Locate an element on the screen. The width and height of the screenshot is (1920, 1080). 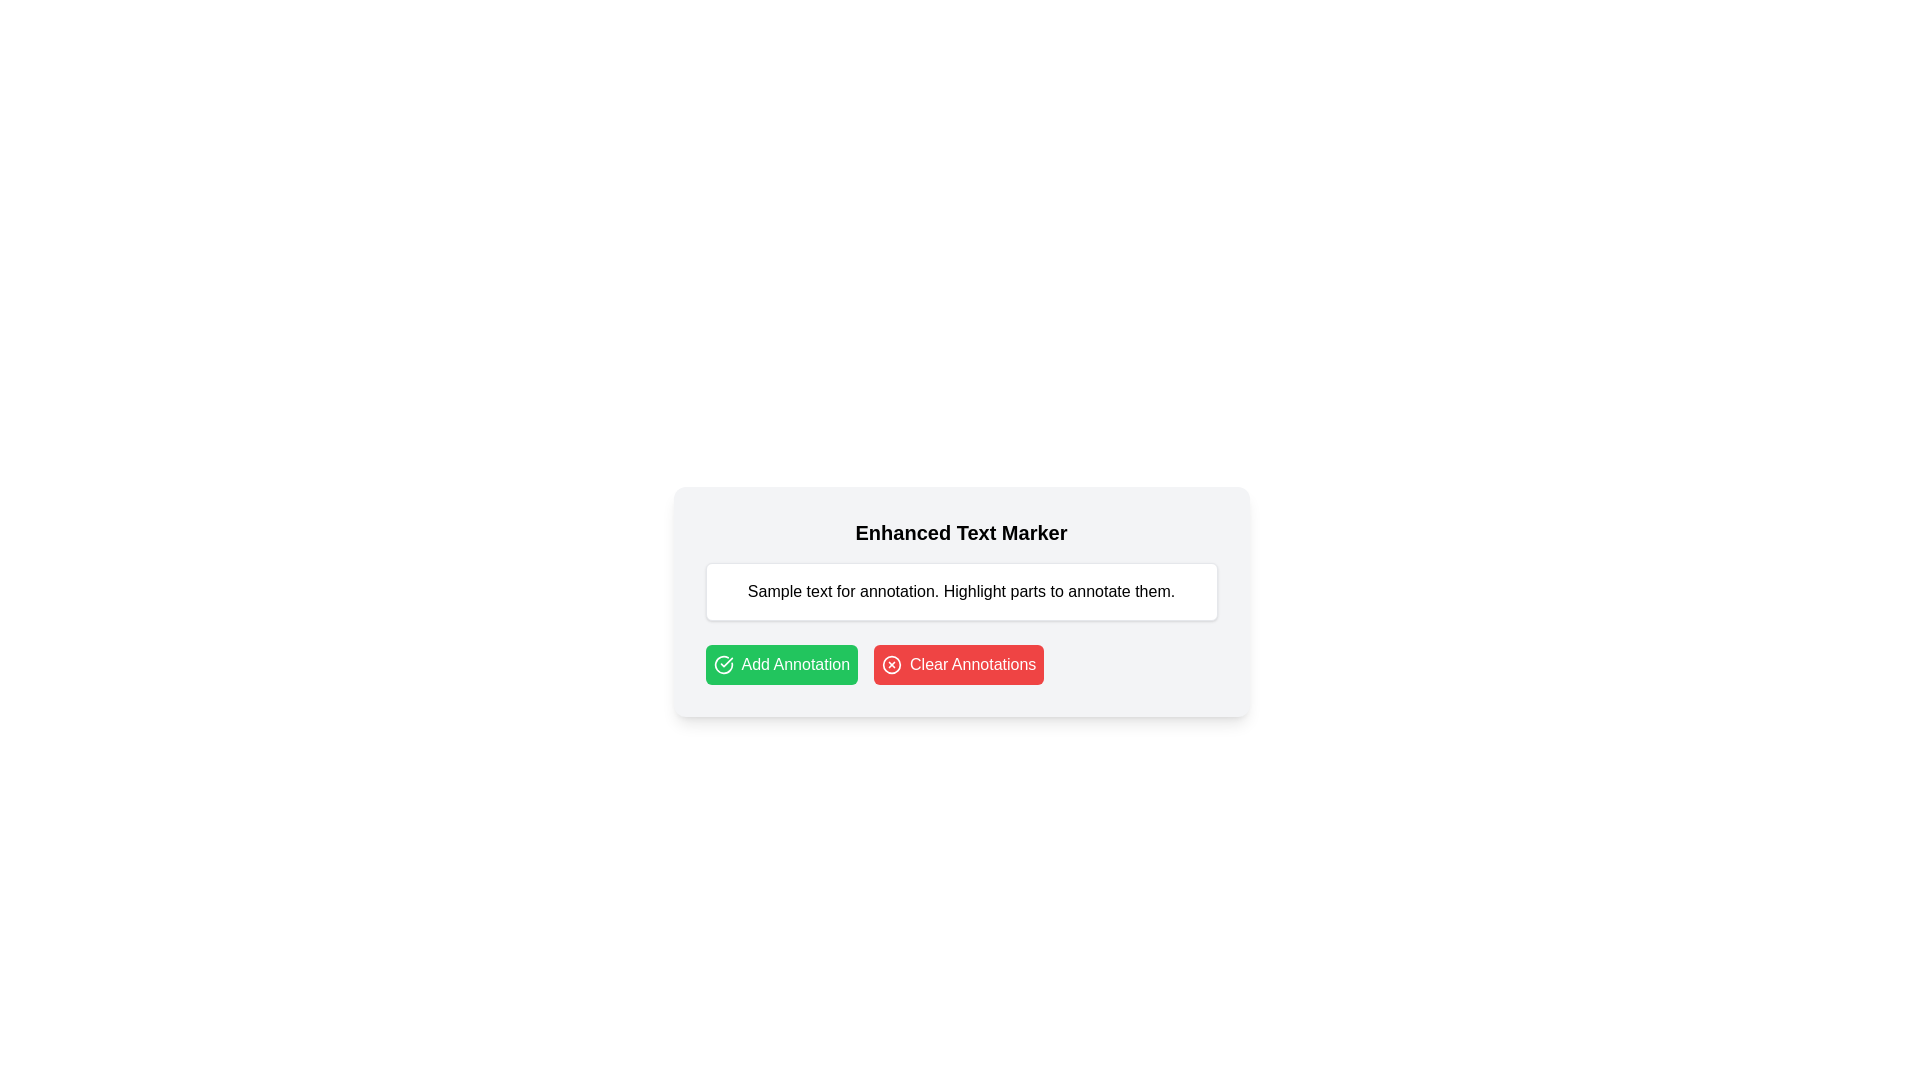
the character 't' in the text block that contains the sentence 'Sample text for annotation. Highlight parts to annotate them.' is located at coordinates (1051, 590).